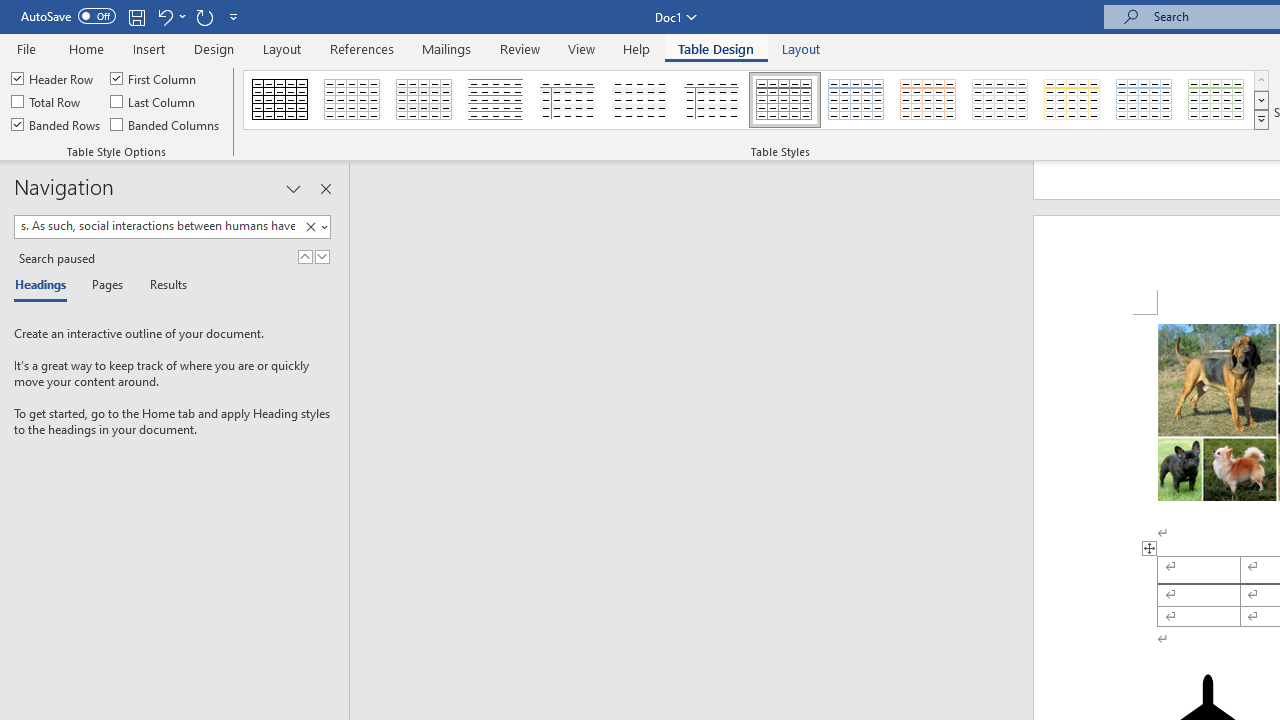 The height and width of the screenshot is (720, 1280). I want to click on 'Banded Columns', so click(167, 124).